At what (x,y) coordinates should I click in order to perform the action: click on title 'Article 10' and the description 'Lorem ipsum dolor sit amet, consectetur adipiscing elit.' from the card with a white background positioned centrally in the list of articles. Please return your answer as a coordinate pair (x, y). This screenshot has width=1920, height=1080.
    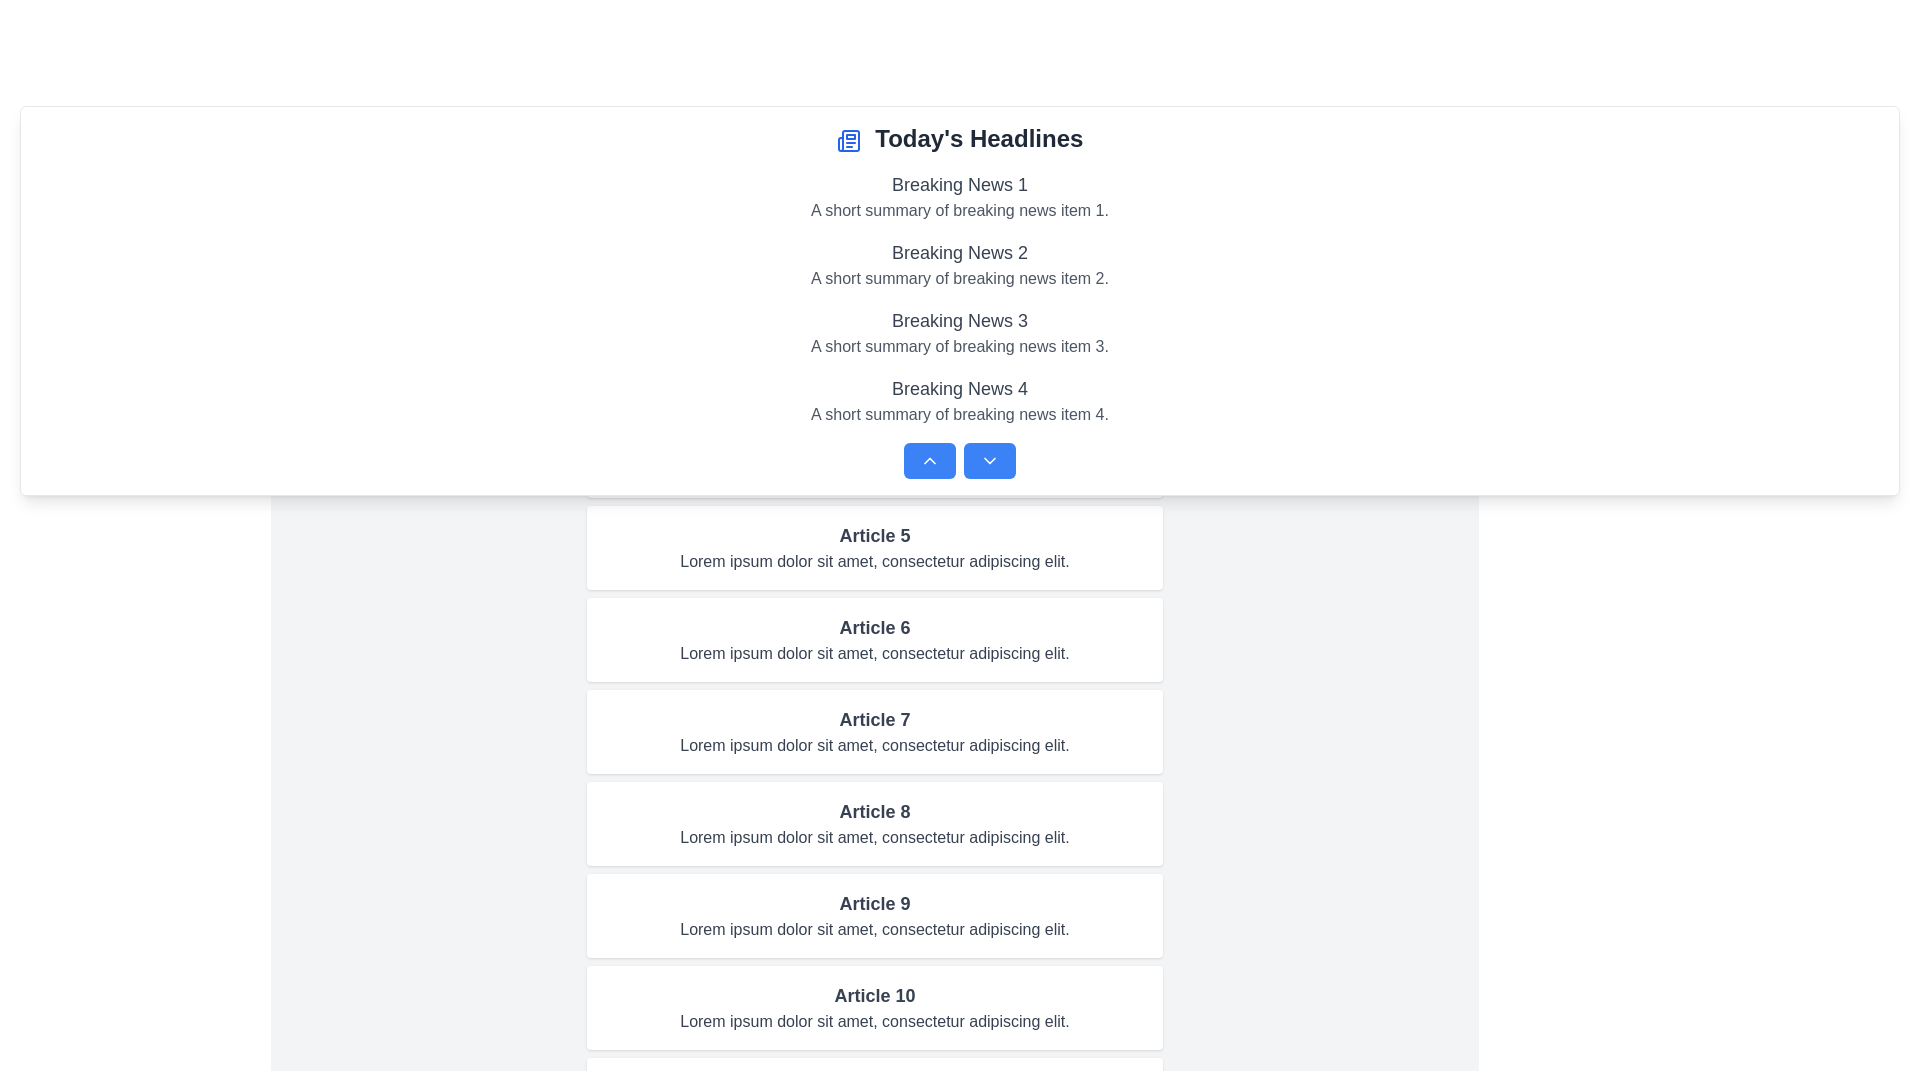
    Looking at the image, I should click on (874, 1007).